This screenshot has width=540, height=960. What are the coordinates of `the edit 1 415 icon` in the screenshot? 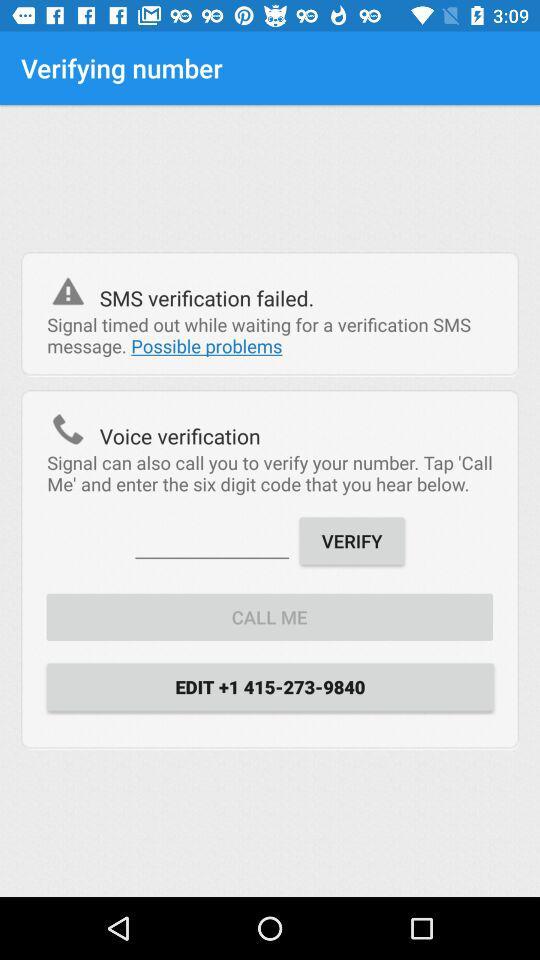 It's located at (270, 686).